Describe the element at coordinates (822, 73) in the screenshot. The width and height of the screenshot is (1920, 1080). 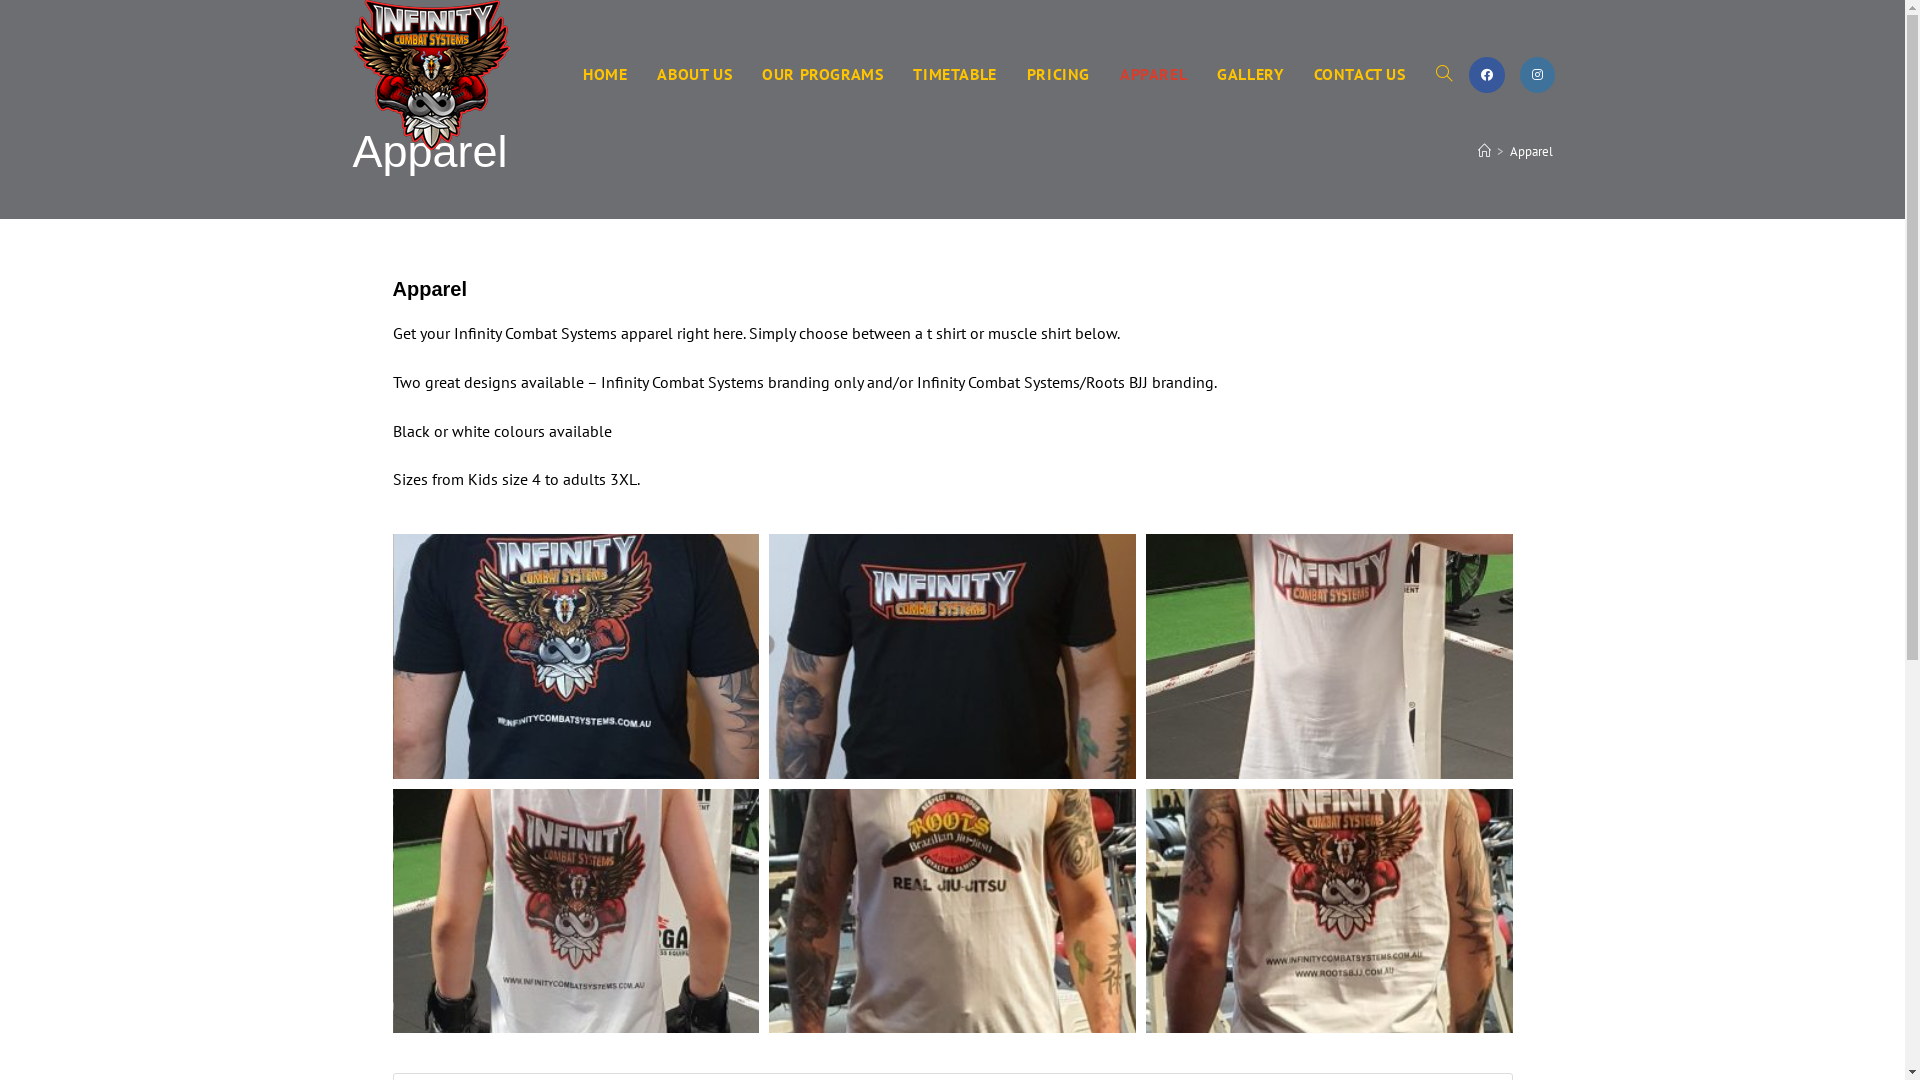
I see `'OUR PROGRAMS'` at that location.